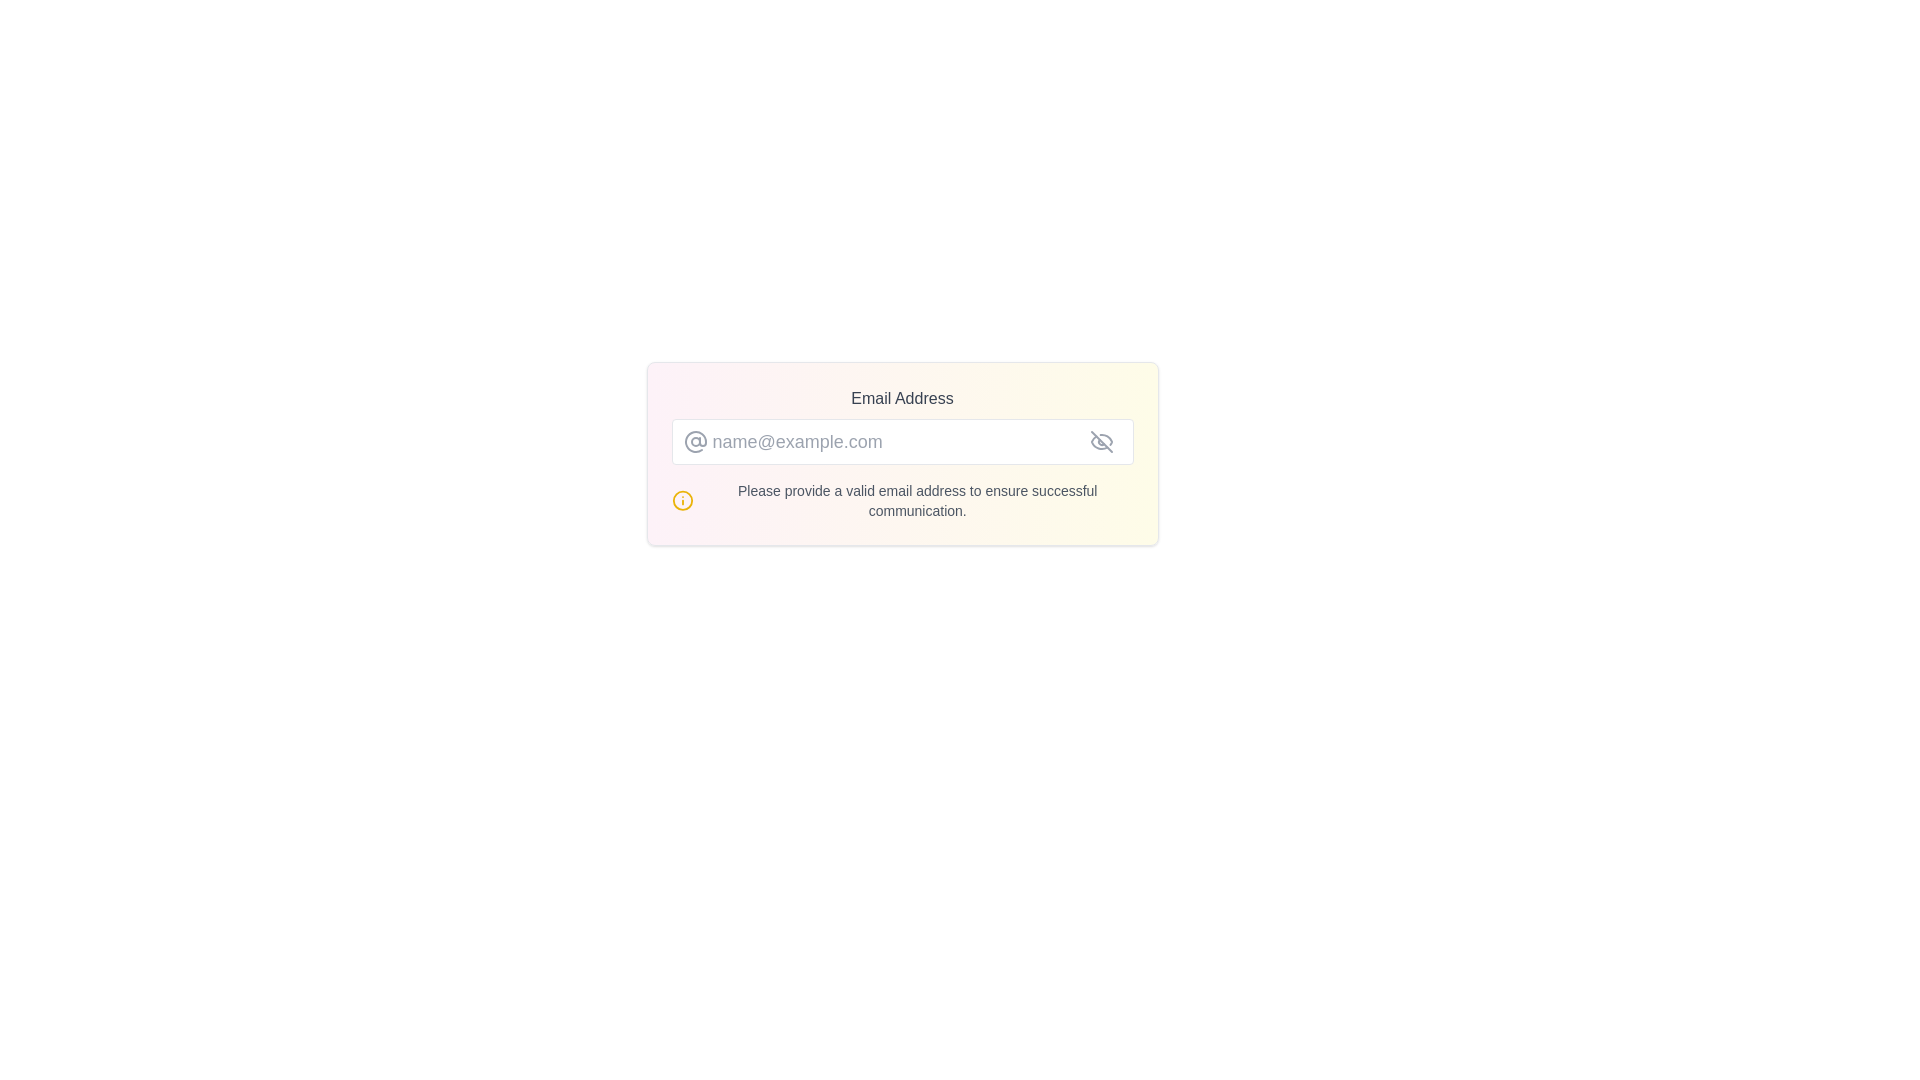 The image size is (1920, 1080). What do you see at coordinates (916, 500) in the screenshot?
I see `text element that provides a reminder about entering a valid email address, located centrally beneath the email input field` at bounding box center [916, 500].